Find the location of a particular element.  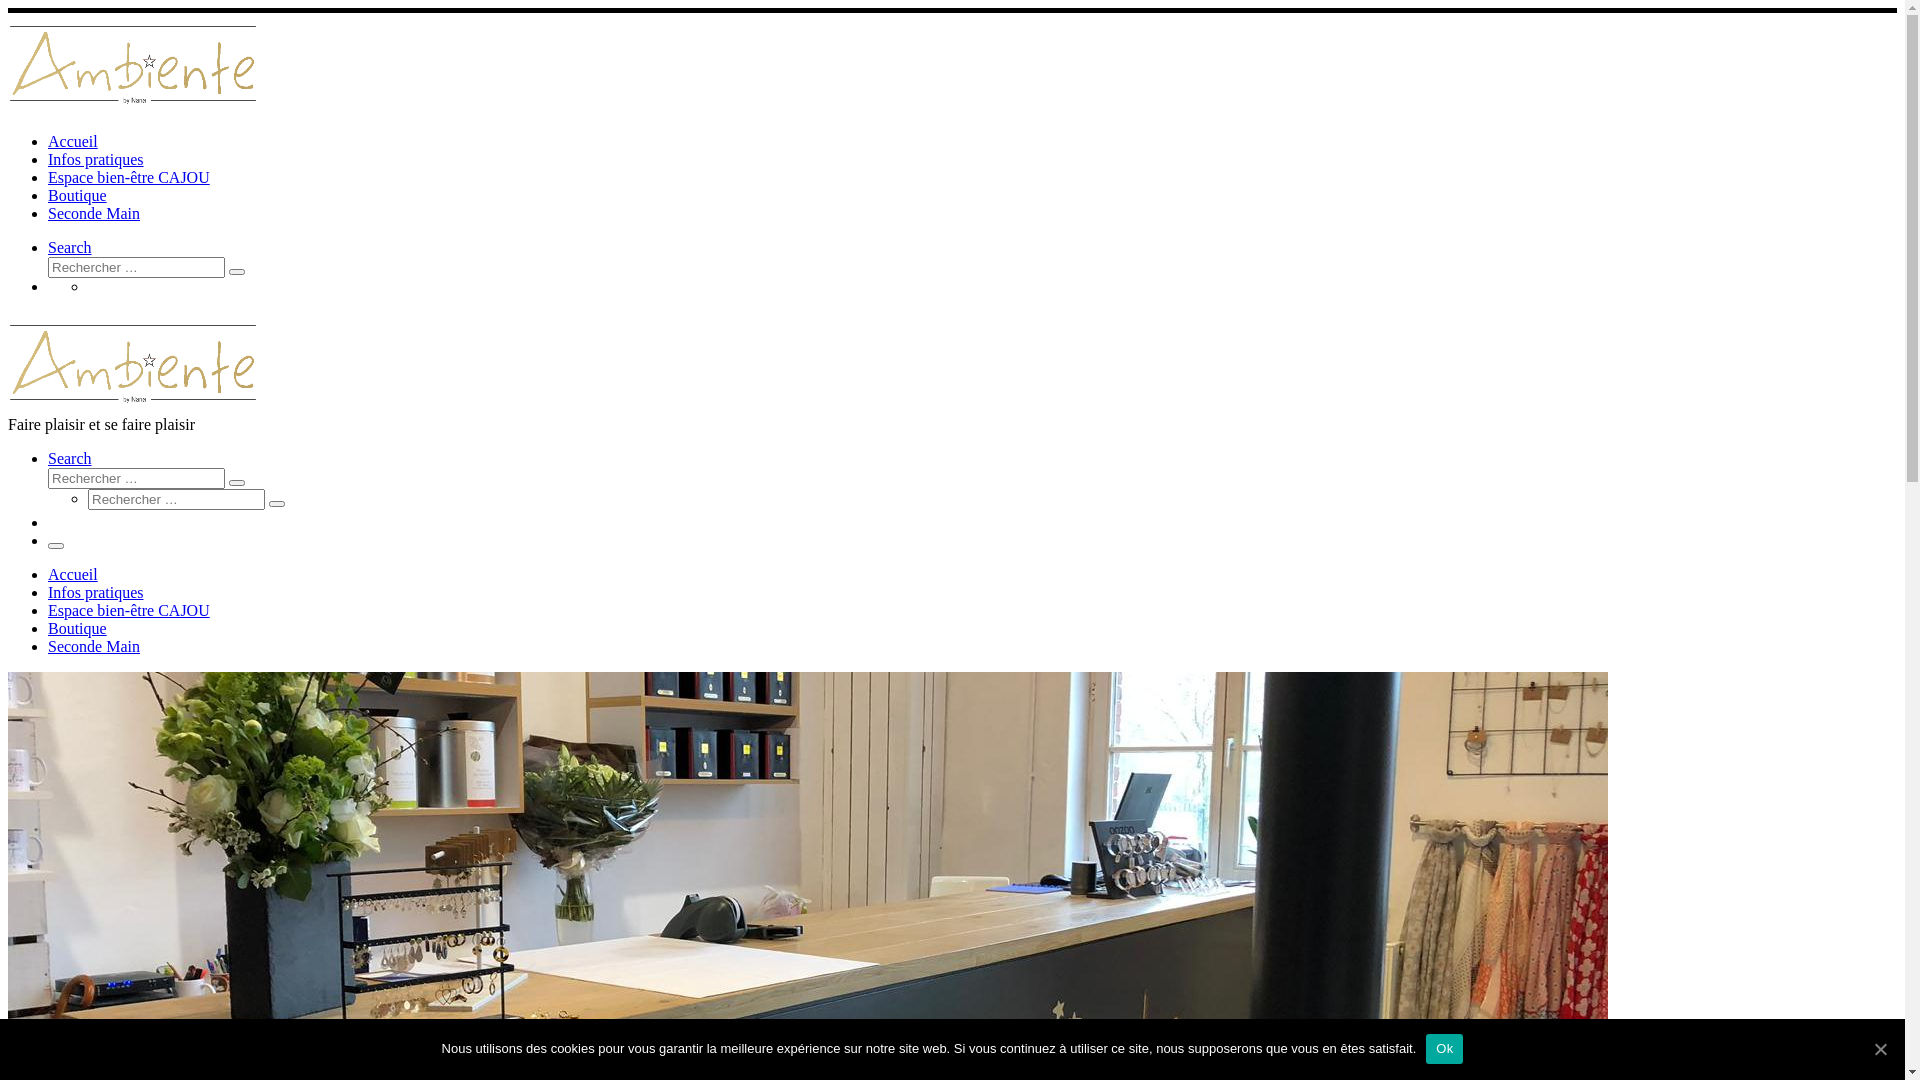

'Infos pratiques' is located at coordinates (95, 158).